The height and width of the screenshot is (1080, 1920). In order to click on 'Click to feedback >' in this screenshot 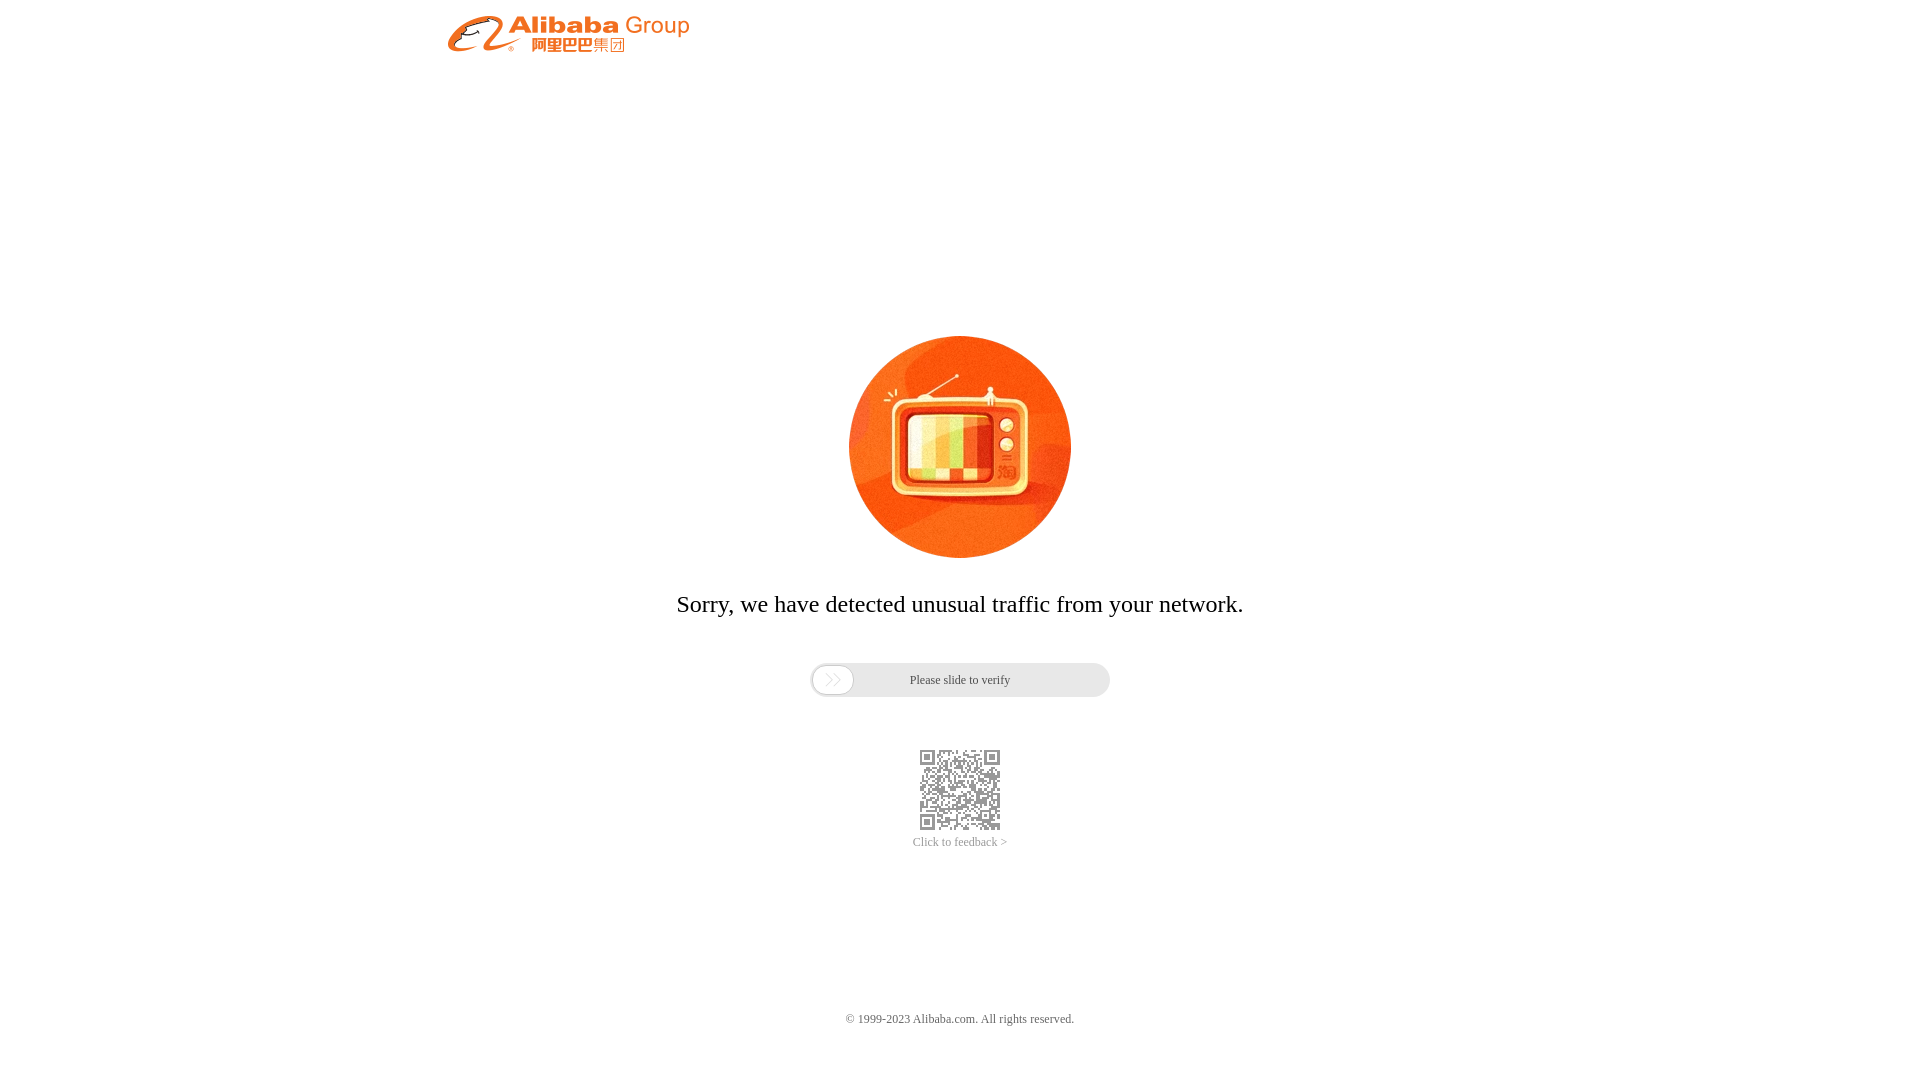, I will do `click(911, 842)`.